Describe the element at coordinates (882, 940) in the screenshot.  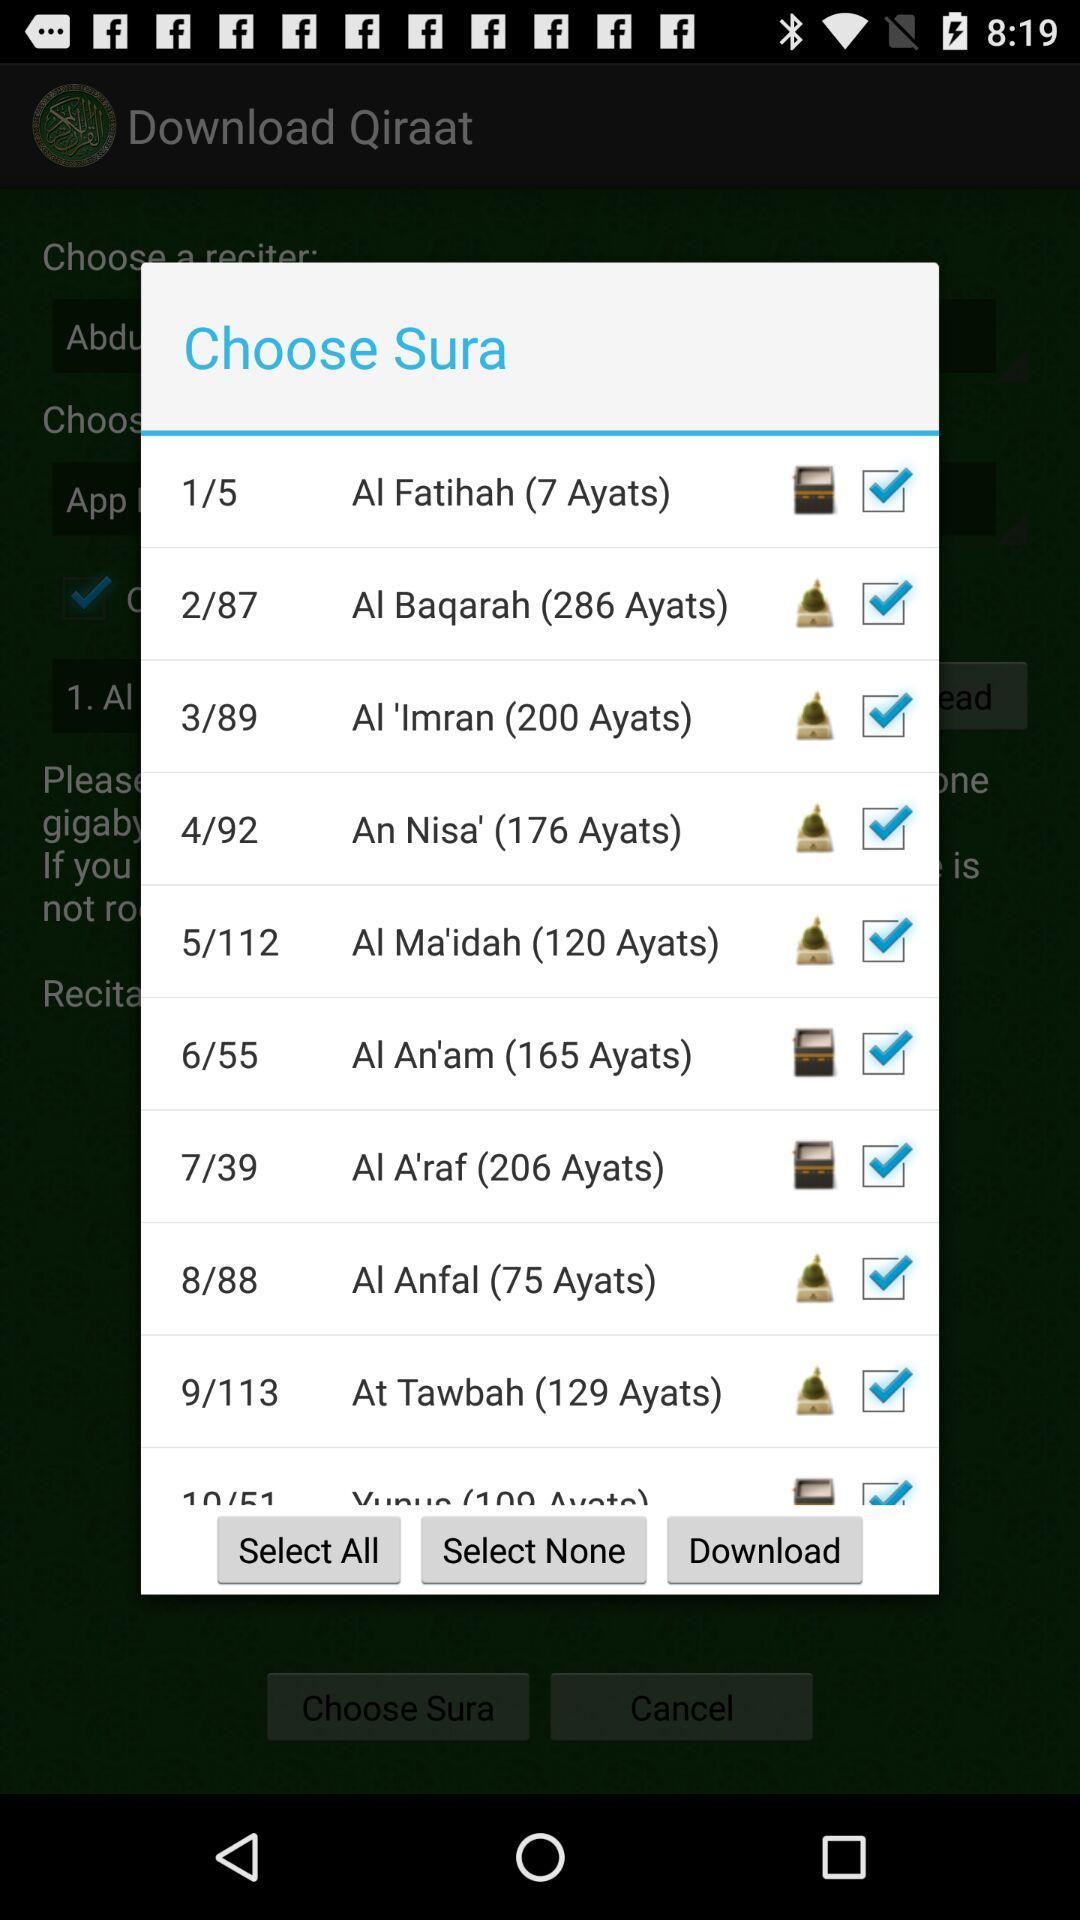
I see `check sura option` at that location.